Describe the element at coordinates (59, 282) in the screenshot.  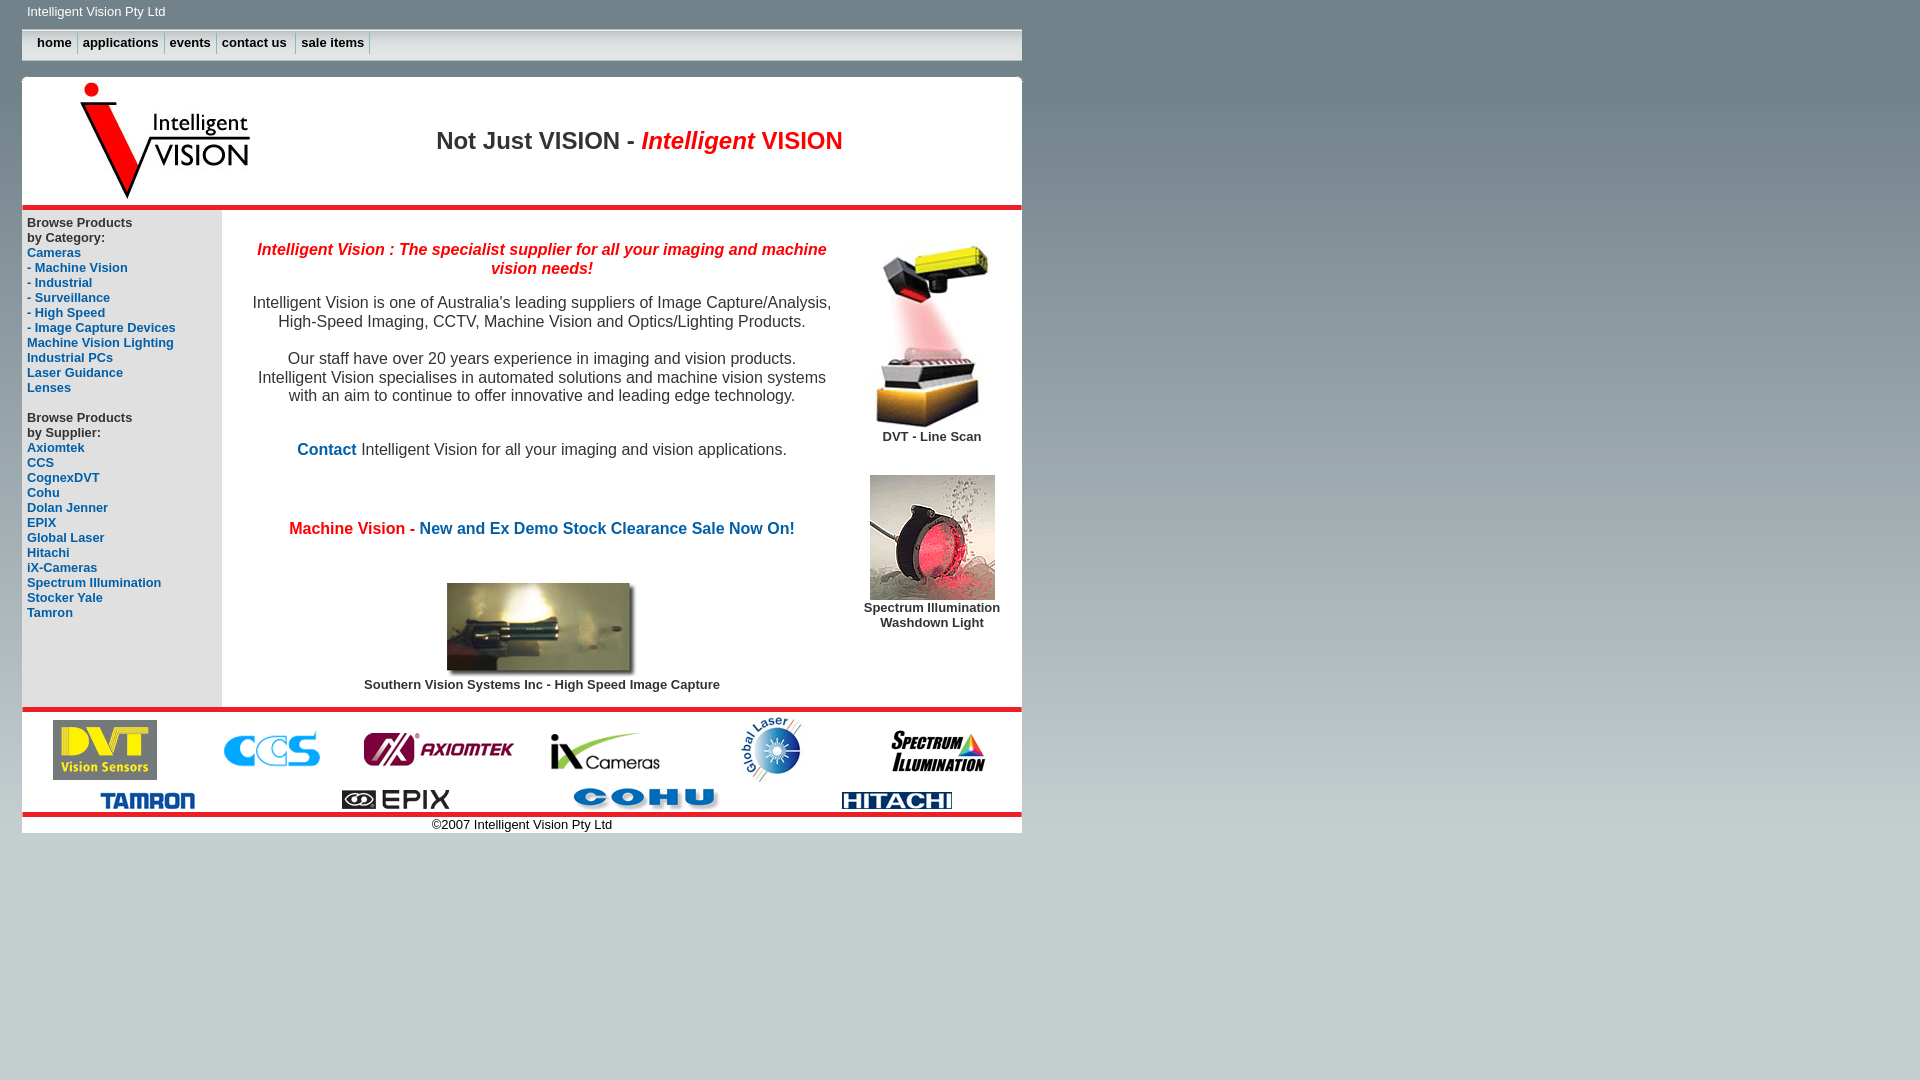
I see `'- Industrial'` at that location.